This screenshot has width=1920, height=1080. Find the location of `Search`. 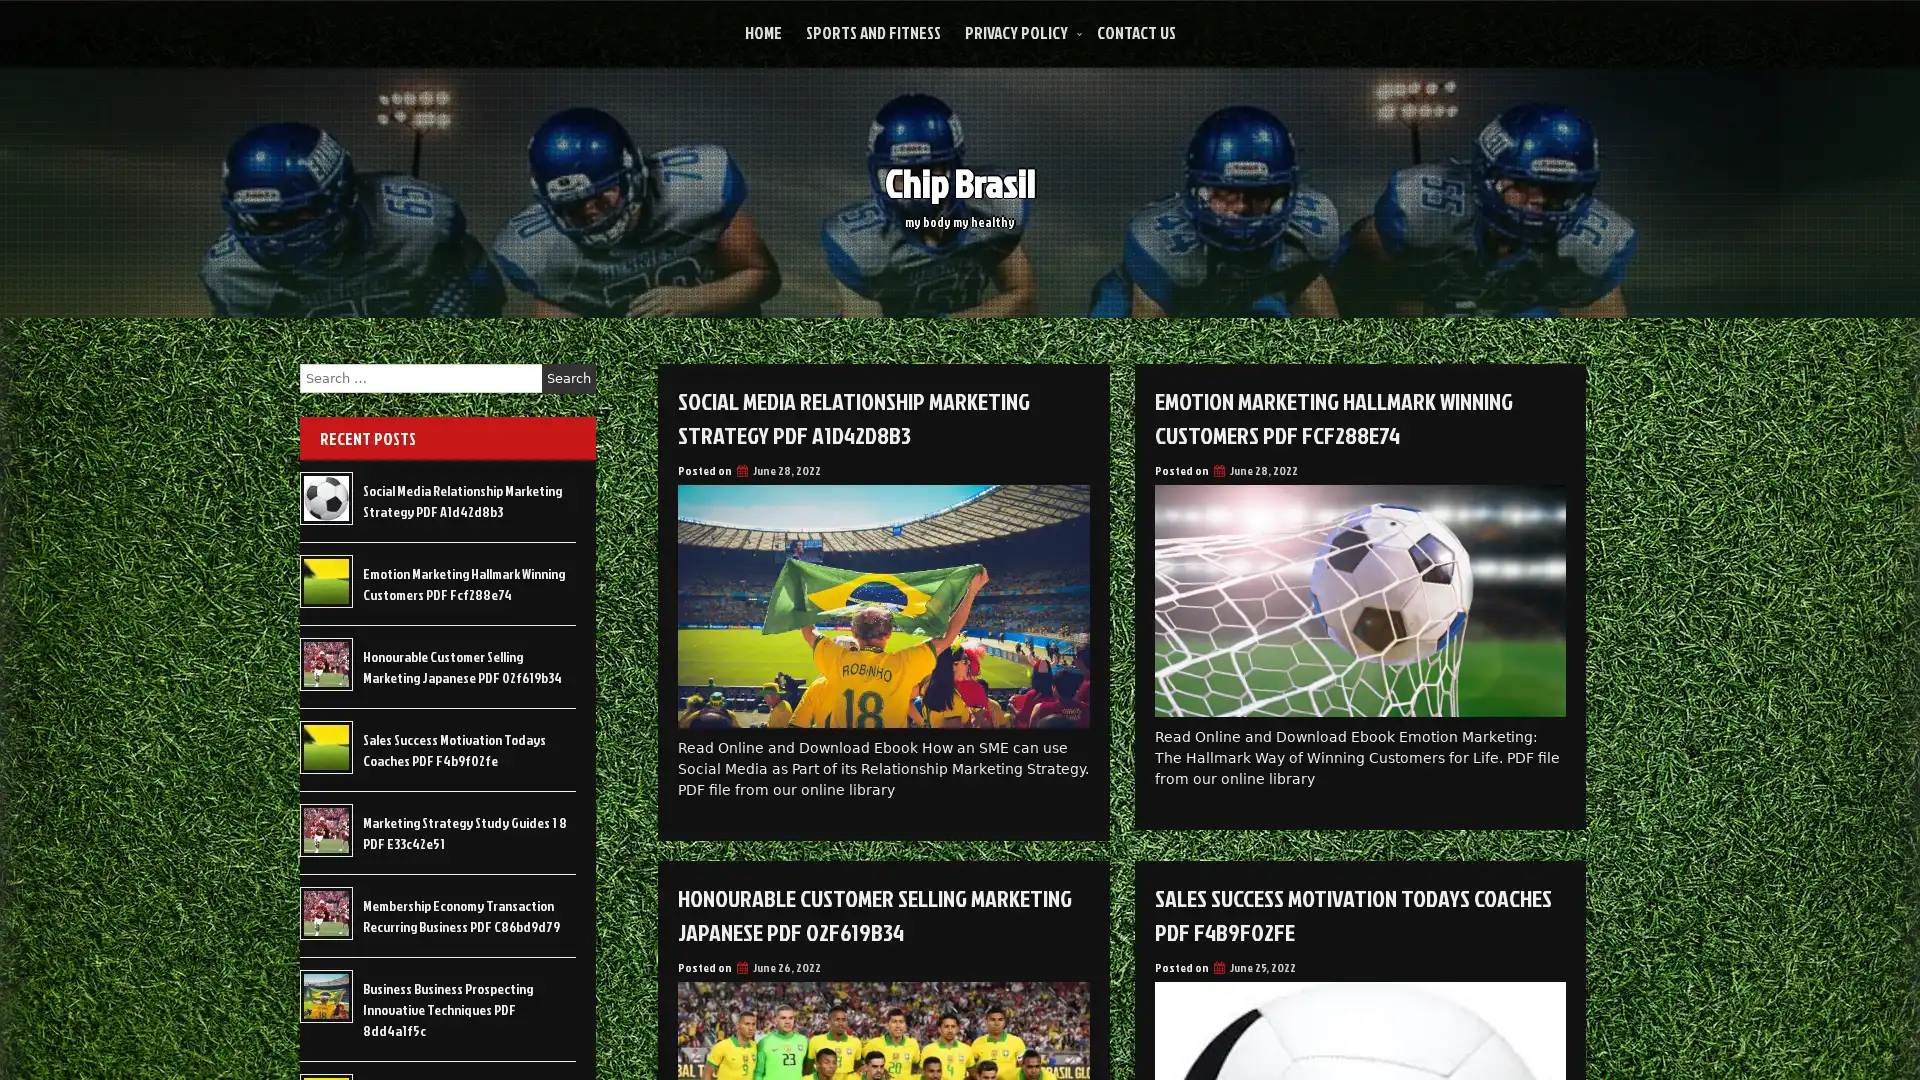

Search is located at coordinates (568, 378).